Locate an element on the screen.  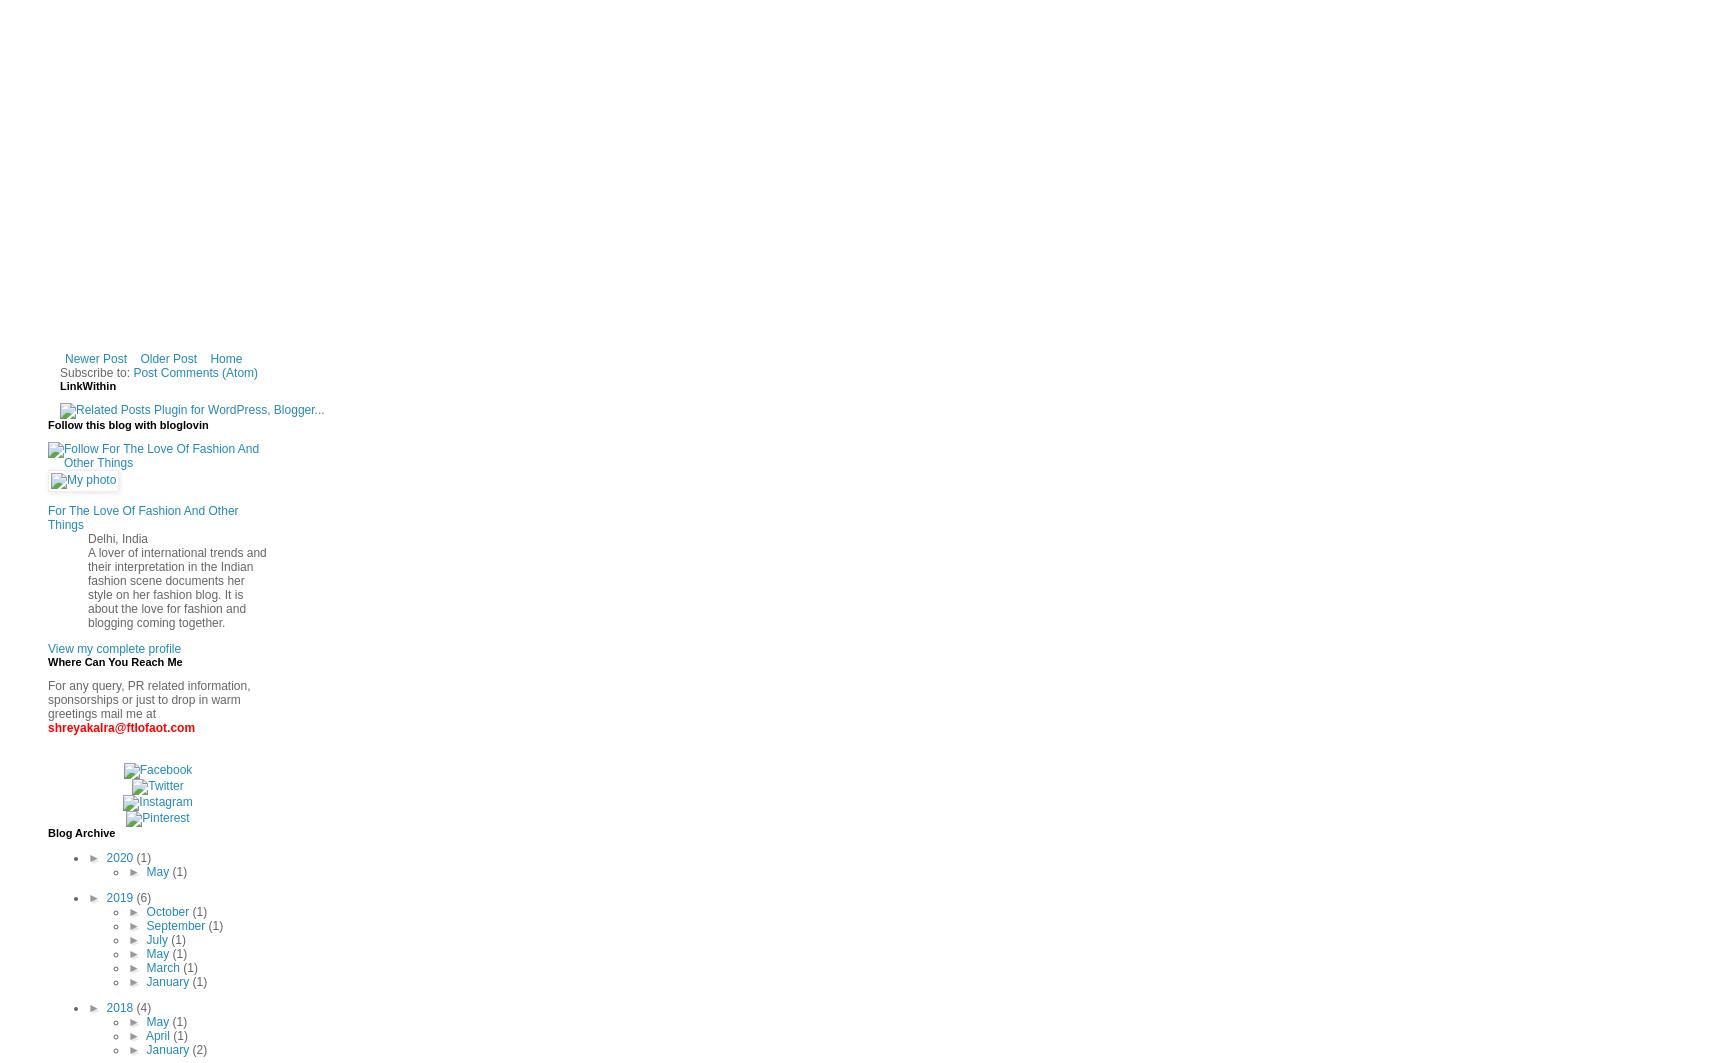
'LinkWithin' is located at coordinates (59, 385).